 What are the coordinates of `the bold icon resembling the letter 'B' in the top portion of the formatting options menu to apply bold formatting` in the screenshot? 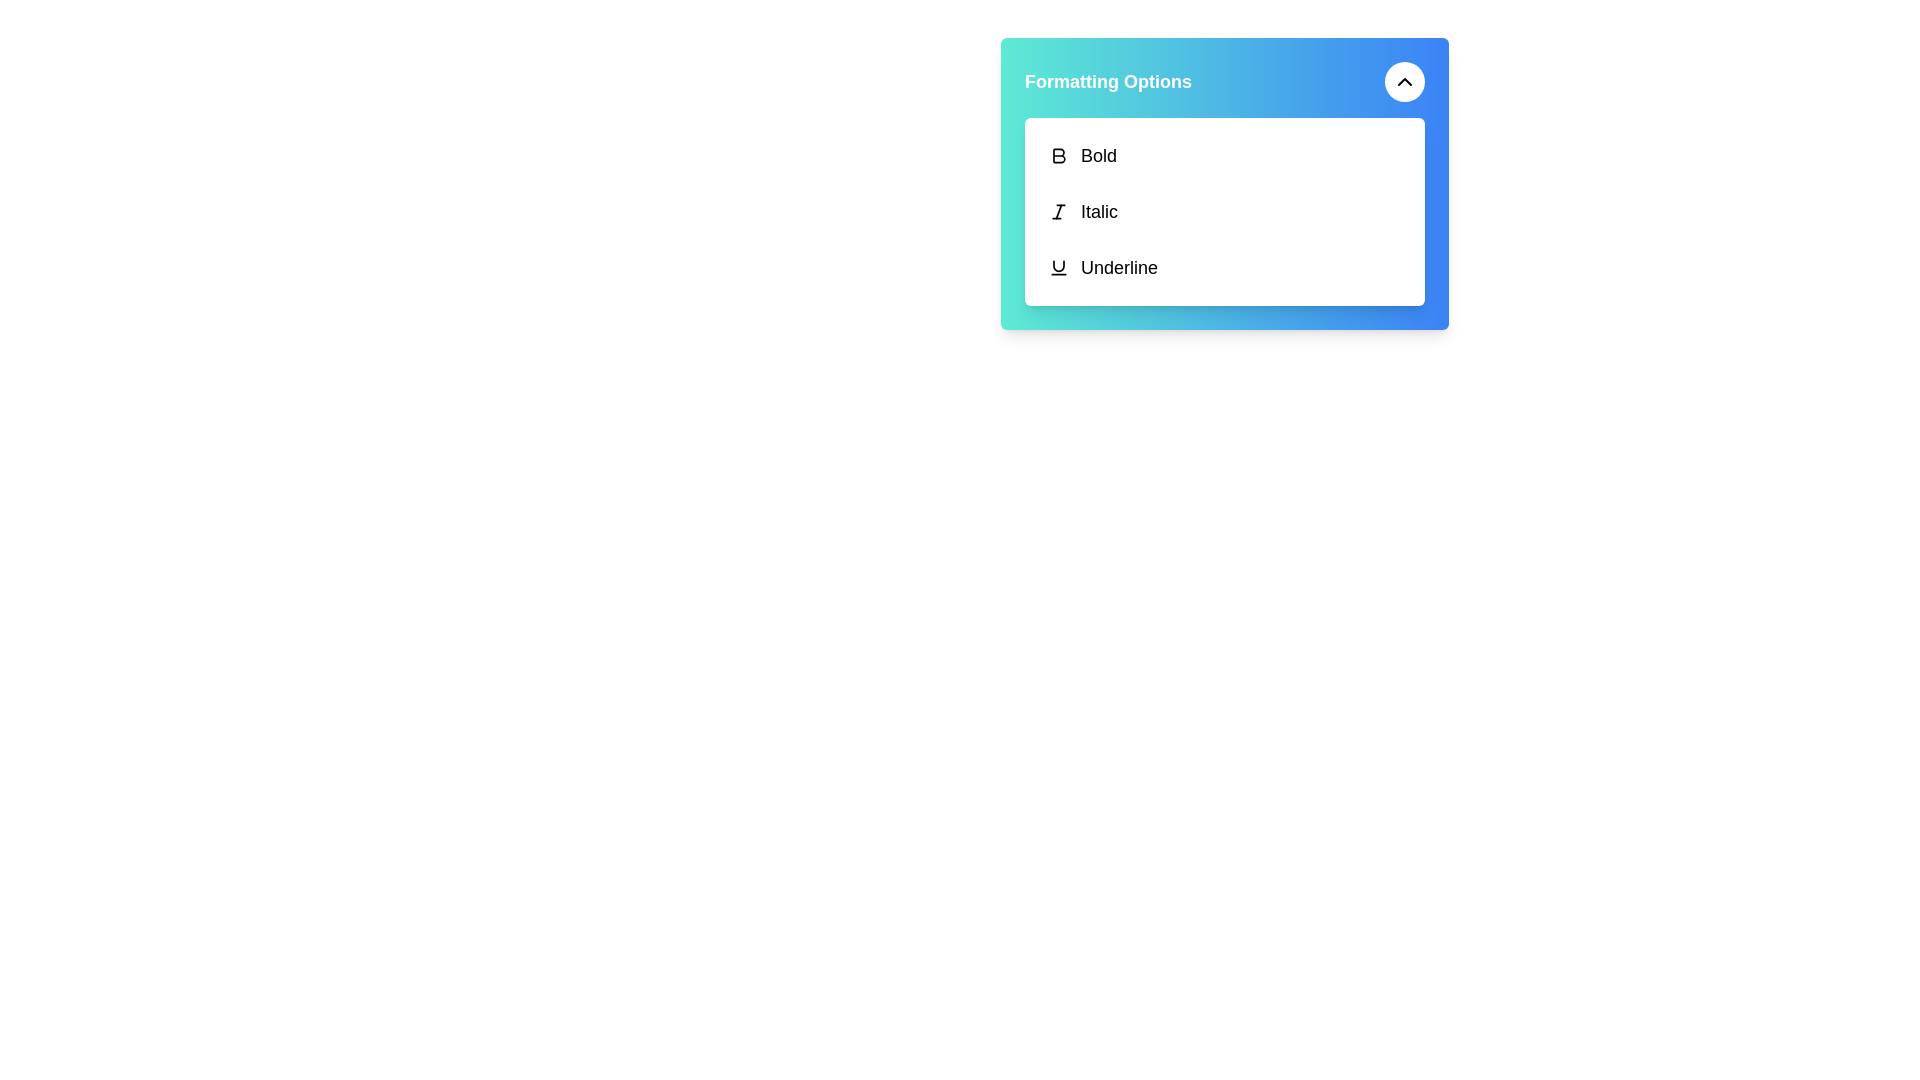 It's located at (1058, 154).